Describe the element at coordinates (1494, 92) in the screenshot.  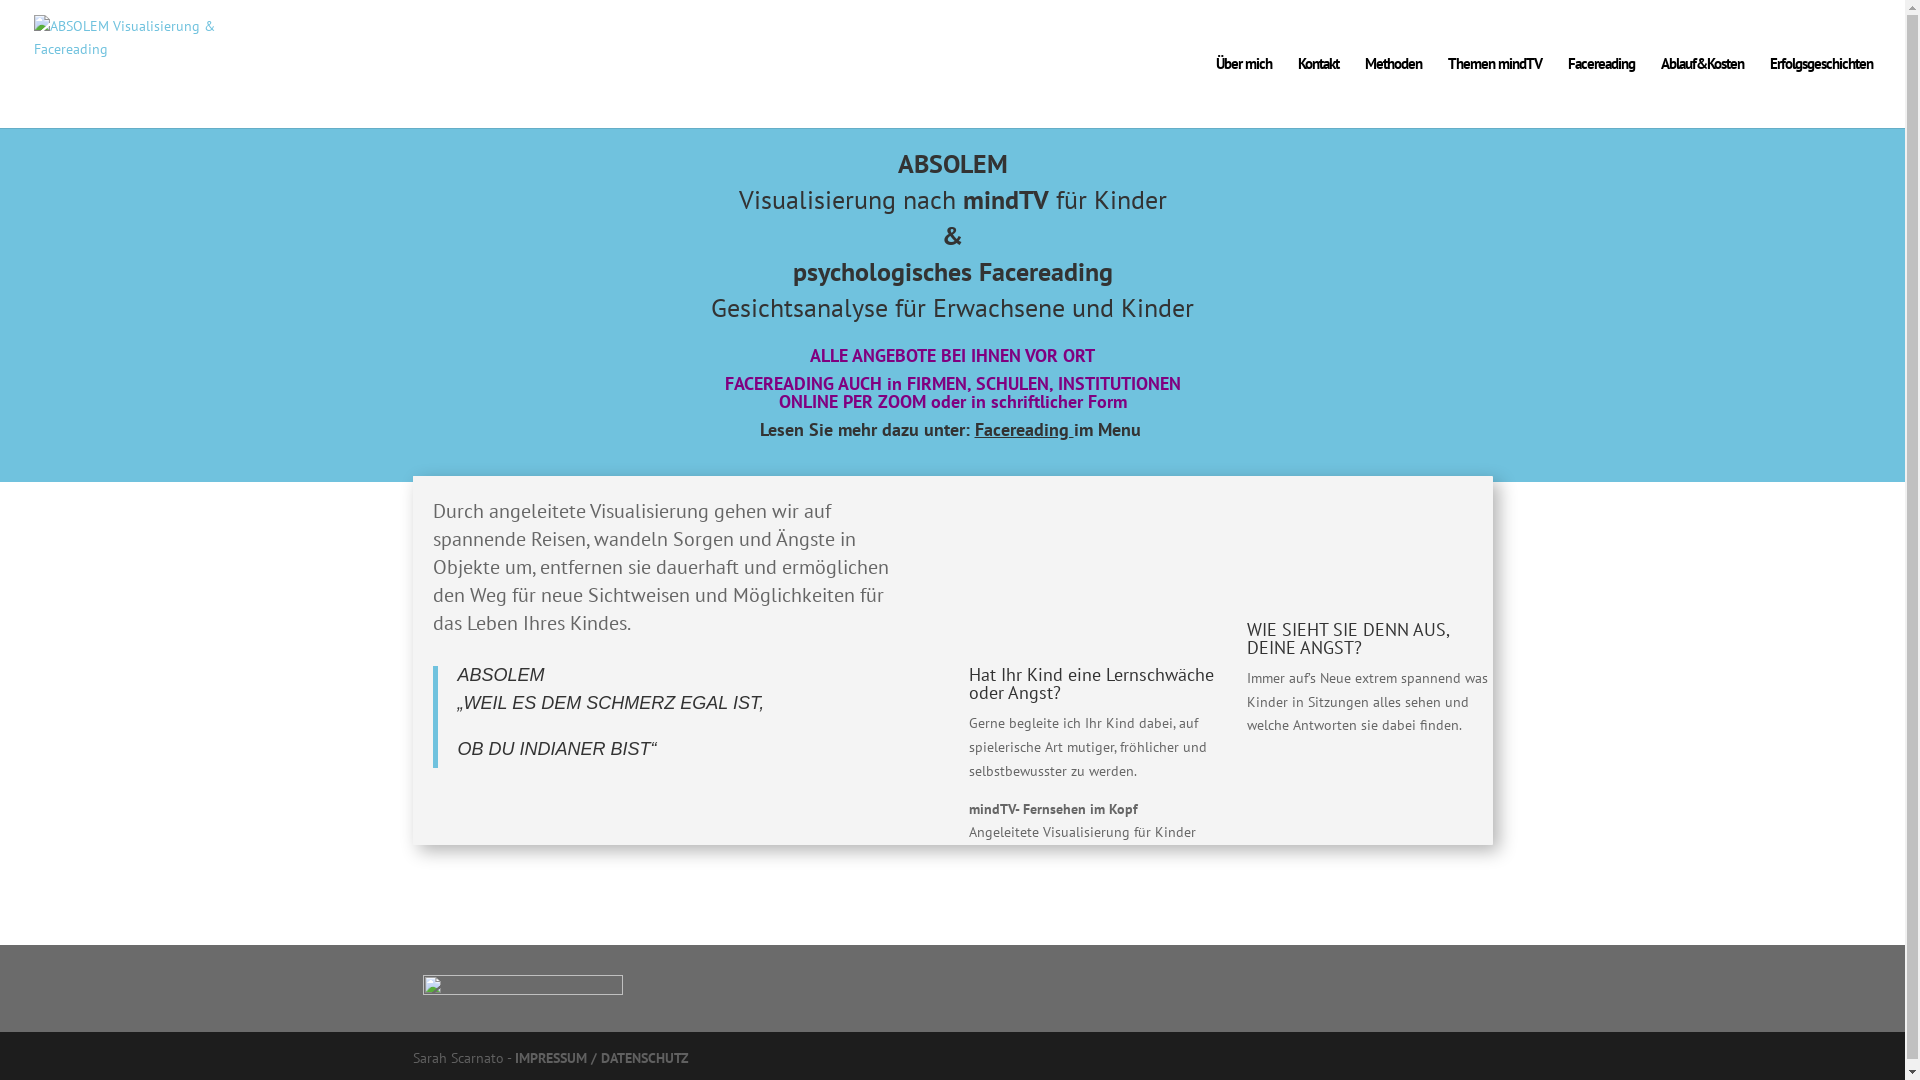
I see `'Themen mindTV'` at that location.